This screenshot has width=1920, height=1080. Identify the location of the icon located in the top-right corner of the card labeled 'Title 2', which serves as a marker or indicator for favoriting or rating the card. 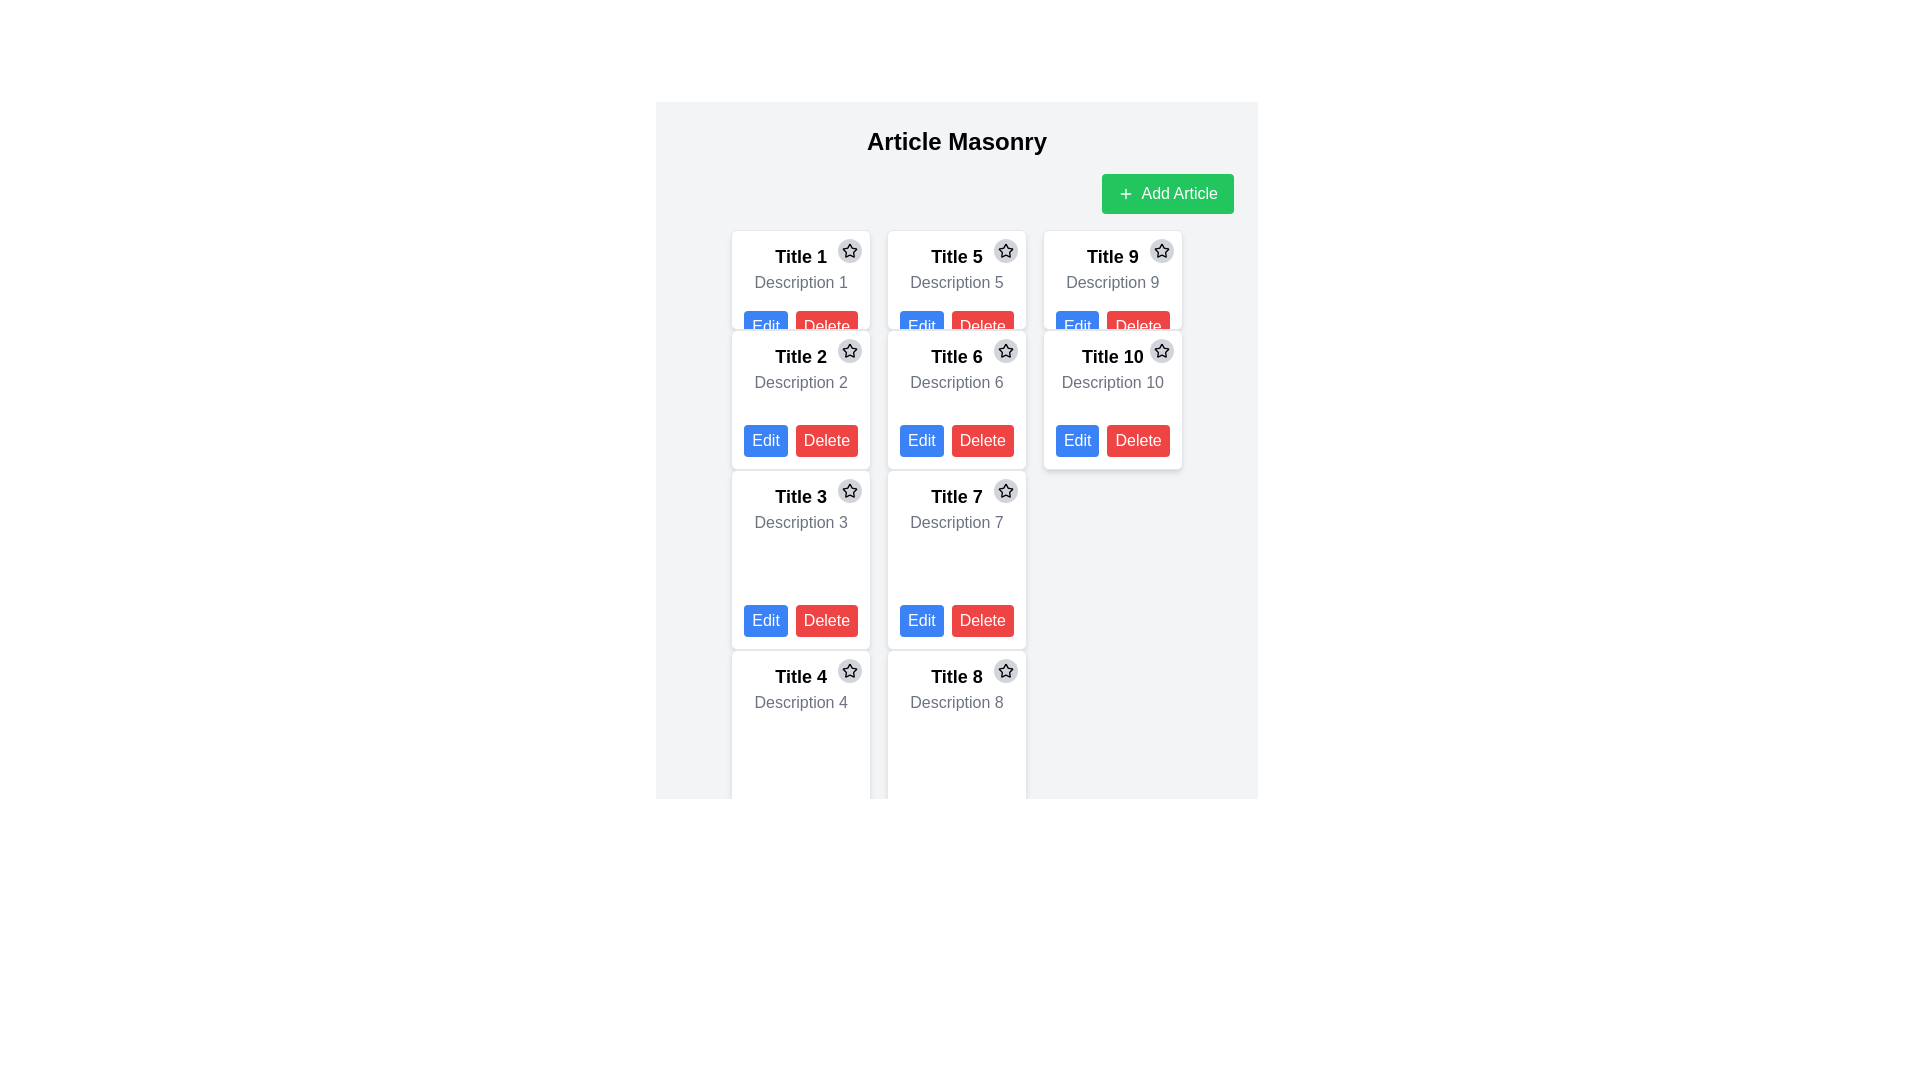
(850, 249).